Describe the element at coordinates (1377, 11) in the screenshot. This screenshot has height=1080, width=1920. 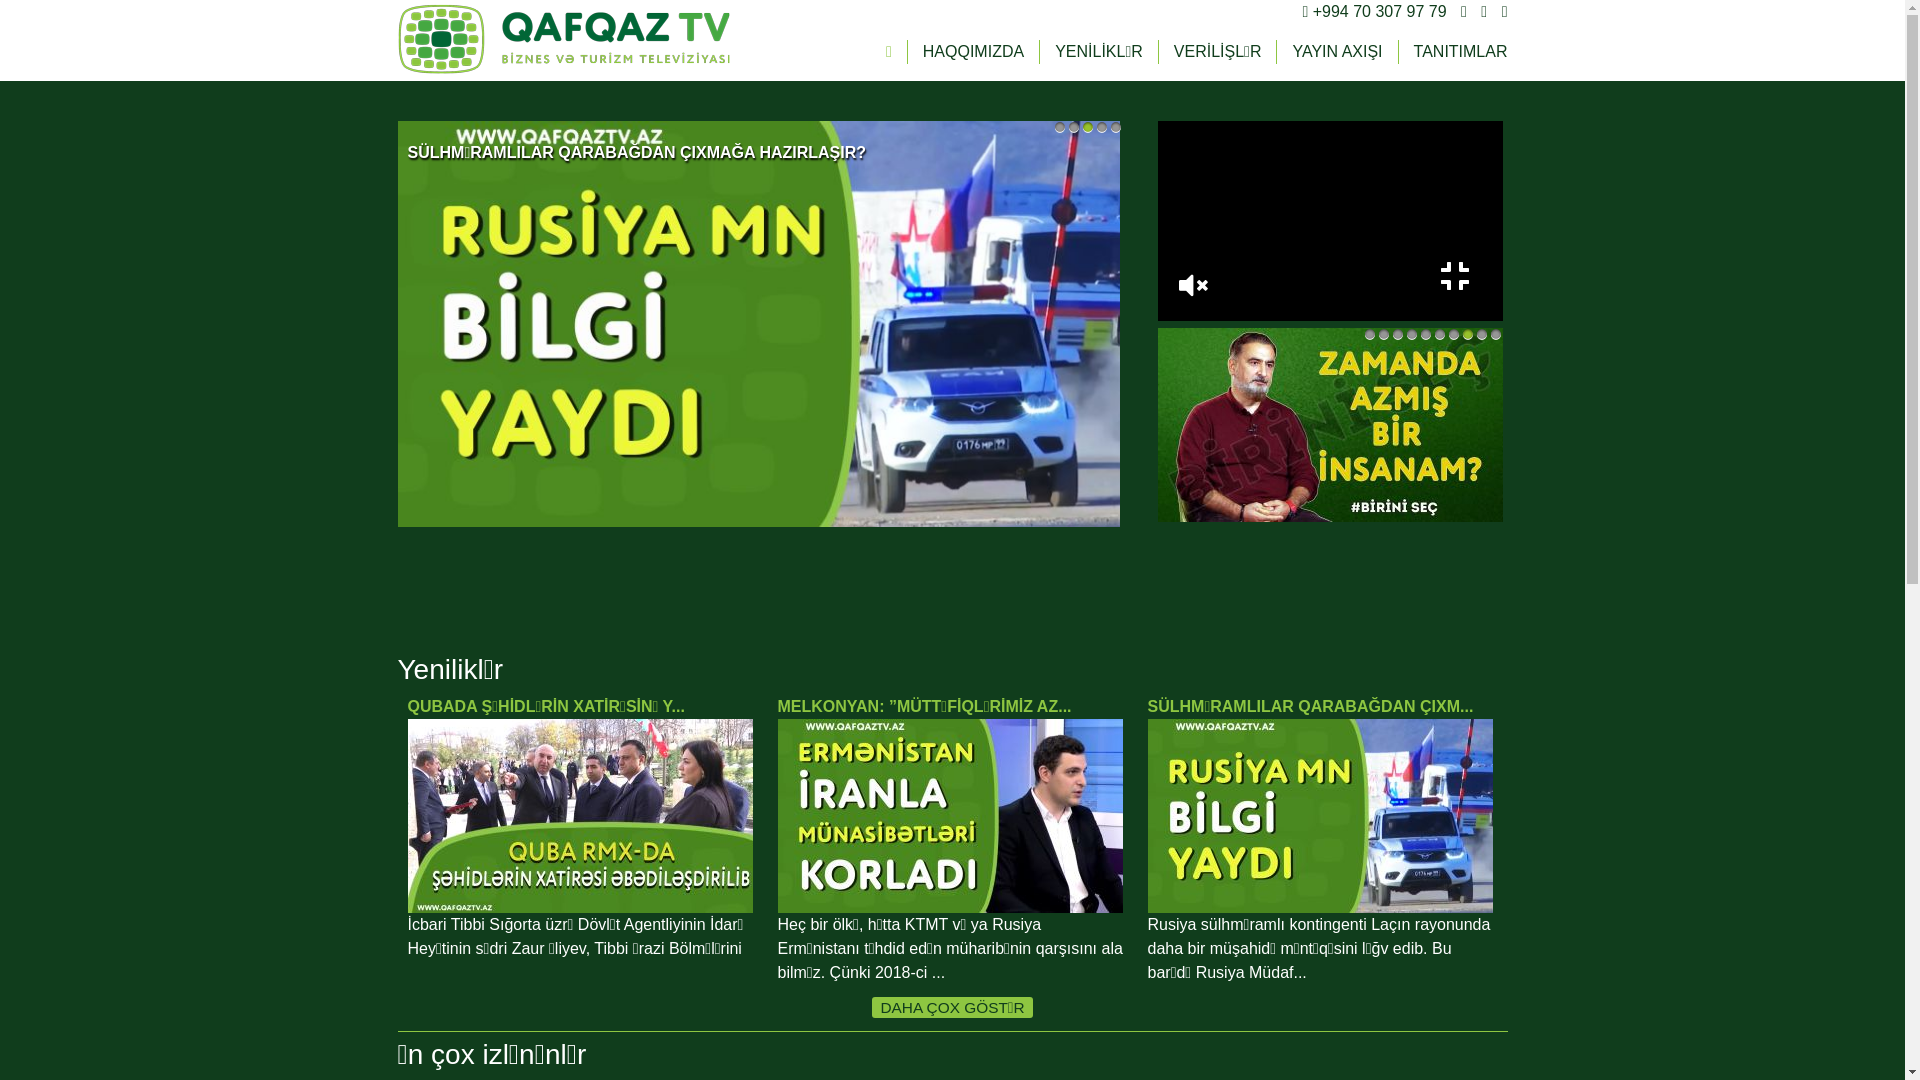
I see `'+994 70 307 97 79'` at that location.